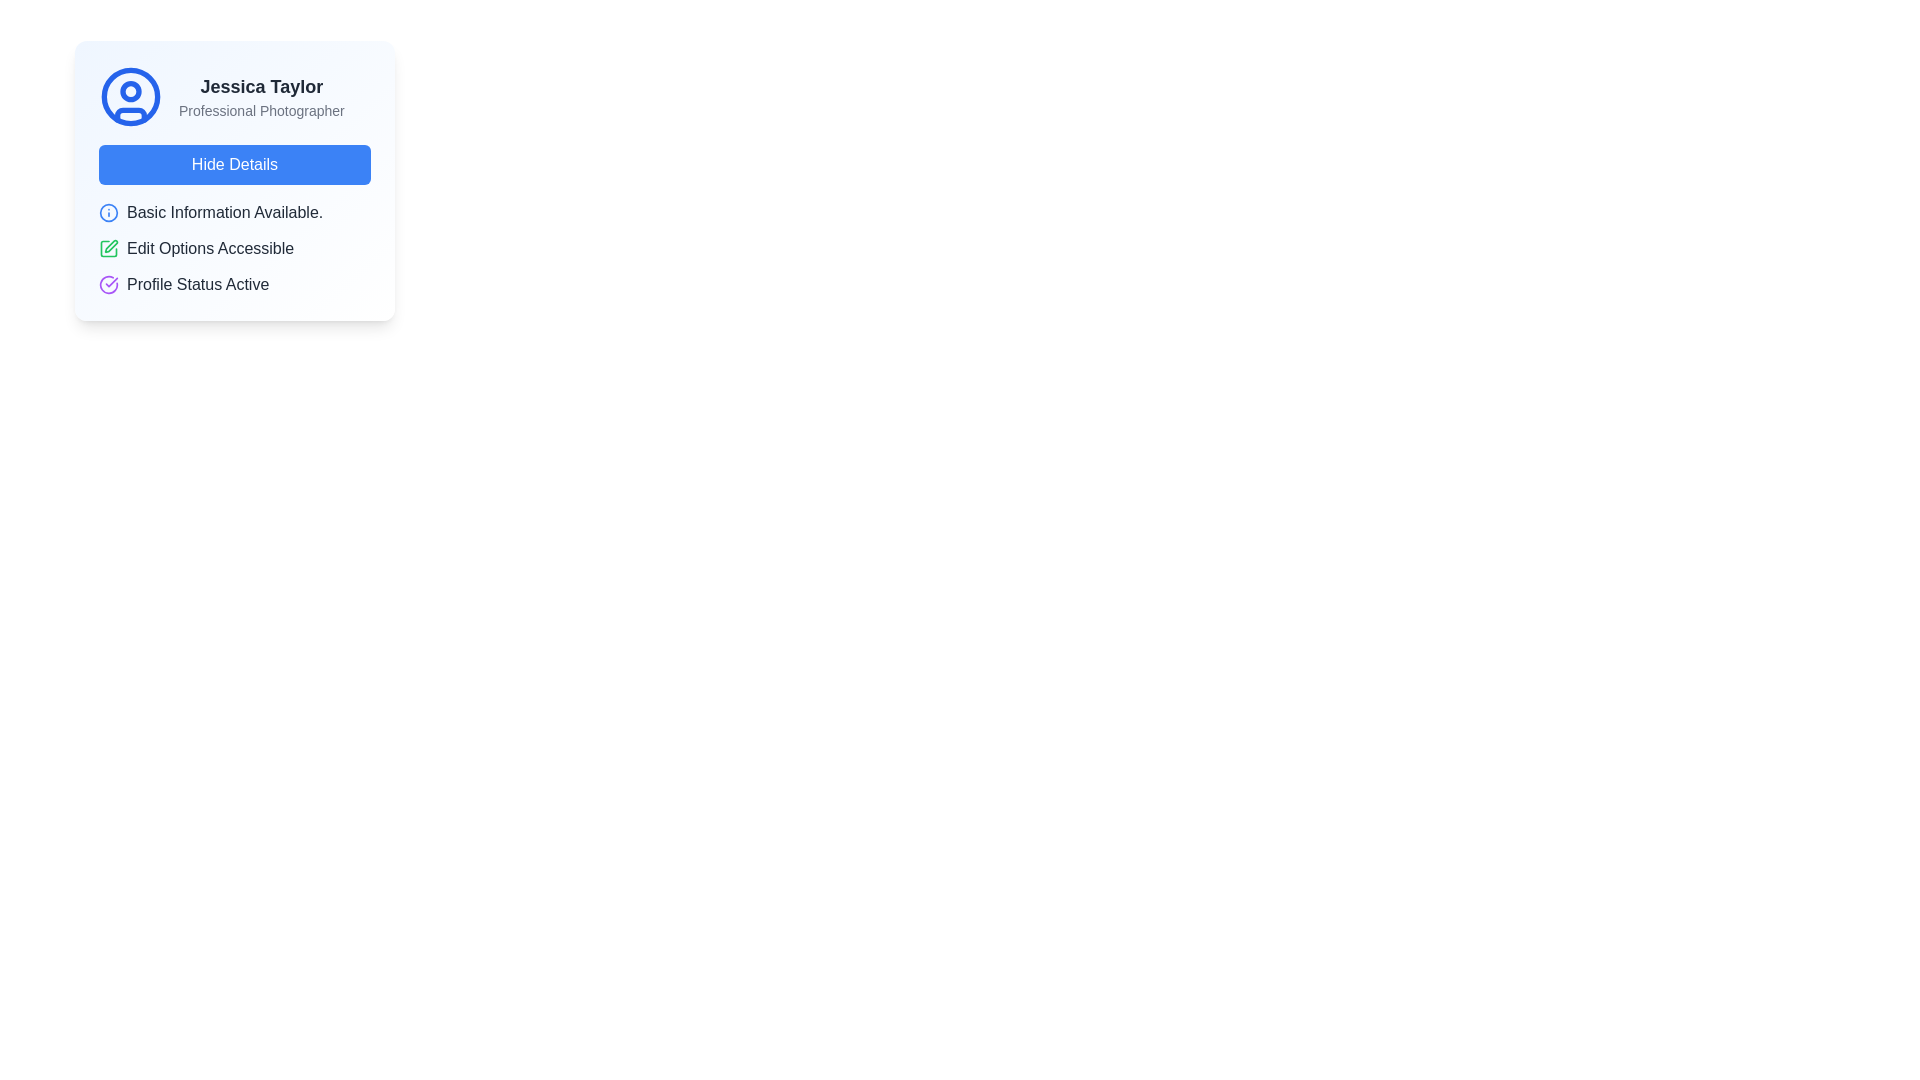 The image size is (1920, 1080). Describe the element at coordinates (210, 248) in the screenshot. I see `the textual label displaying 'Edit Options Accessible', which is styled in dark gray and aligned with a green pen icon to its left, located in the middle of a vertical list within a card-style panel` at that location.